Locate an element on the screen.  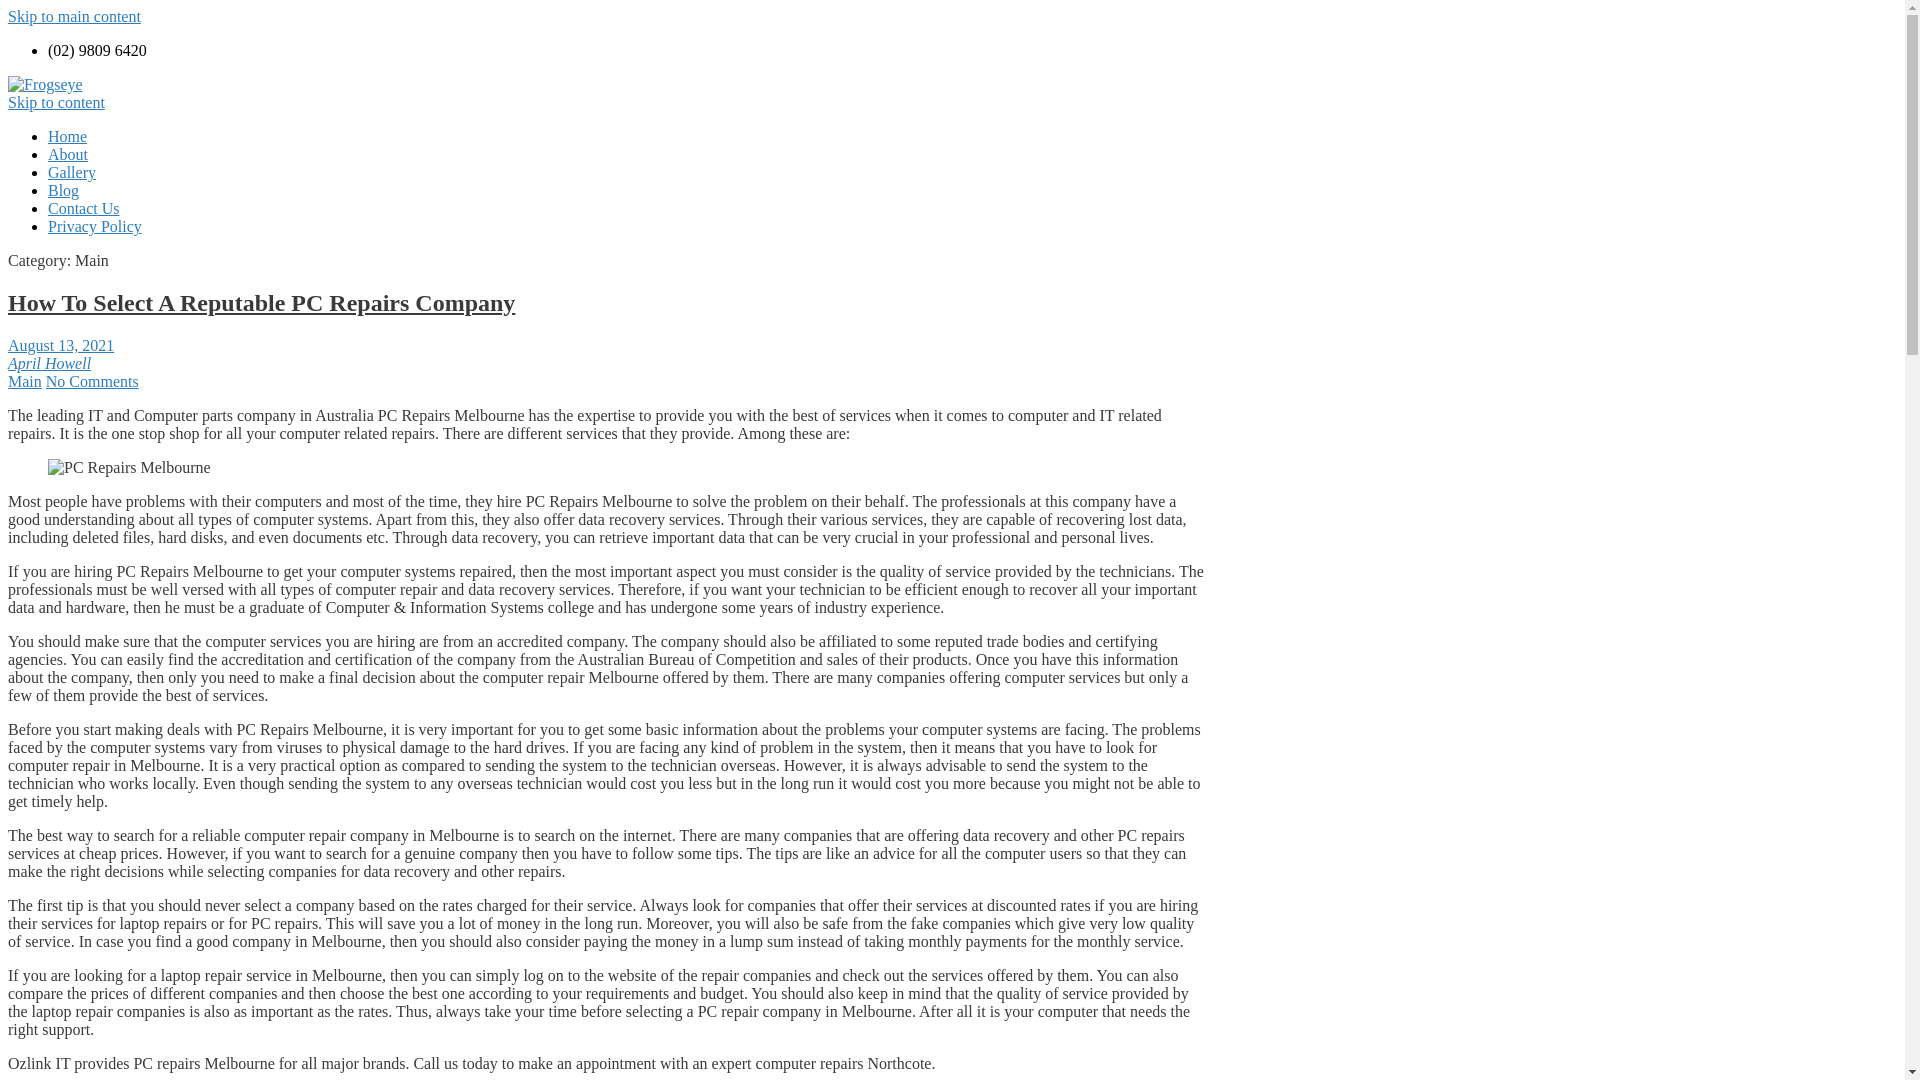
'Gallery' is located at coordinates (48, 171).